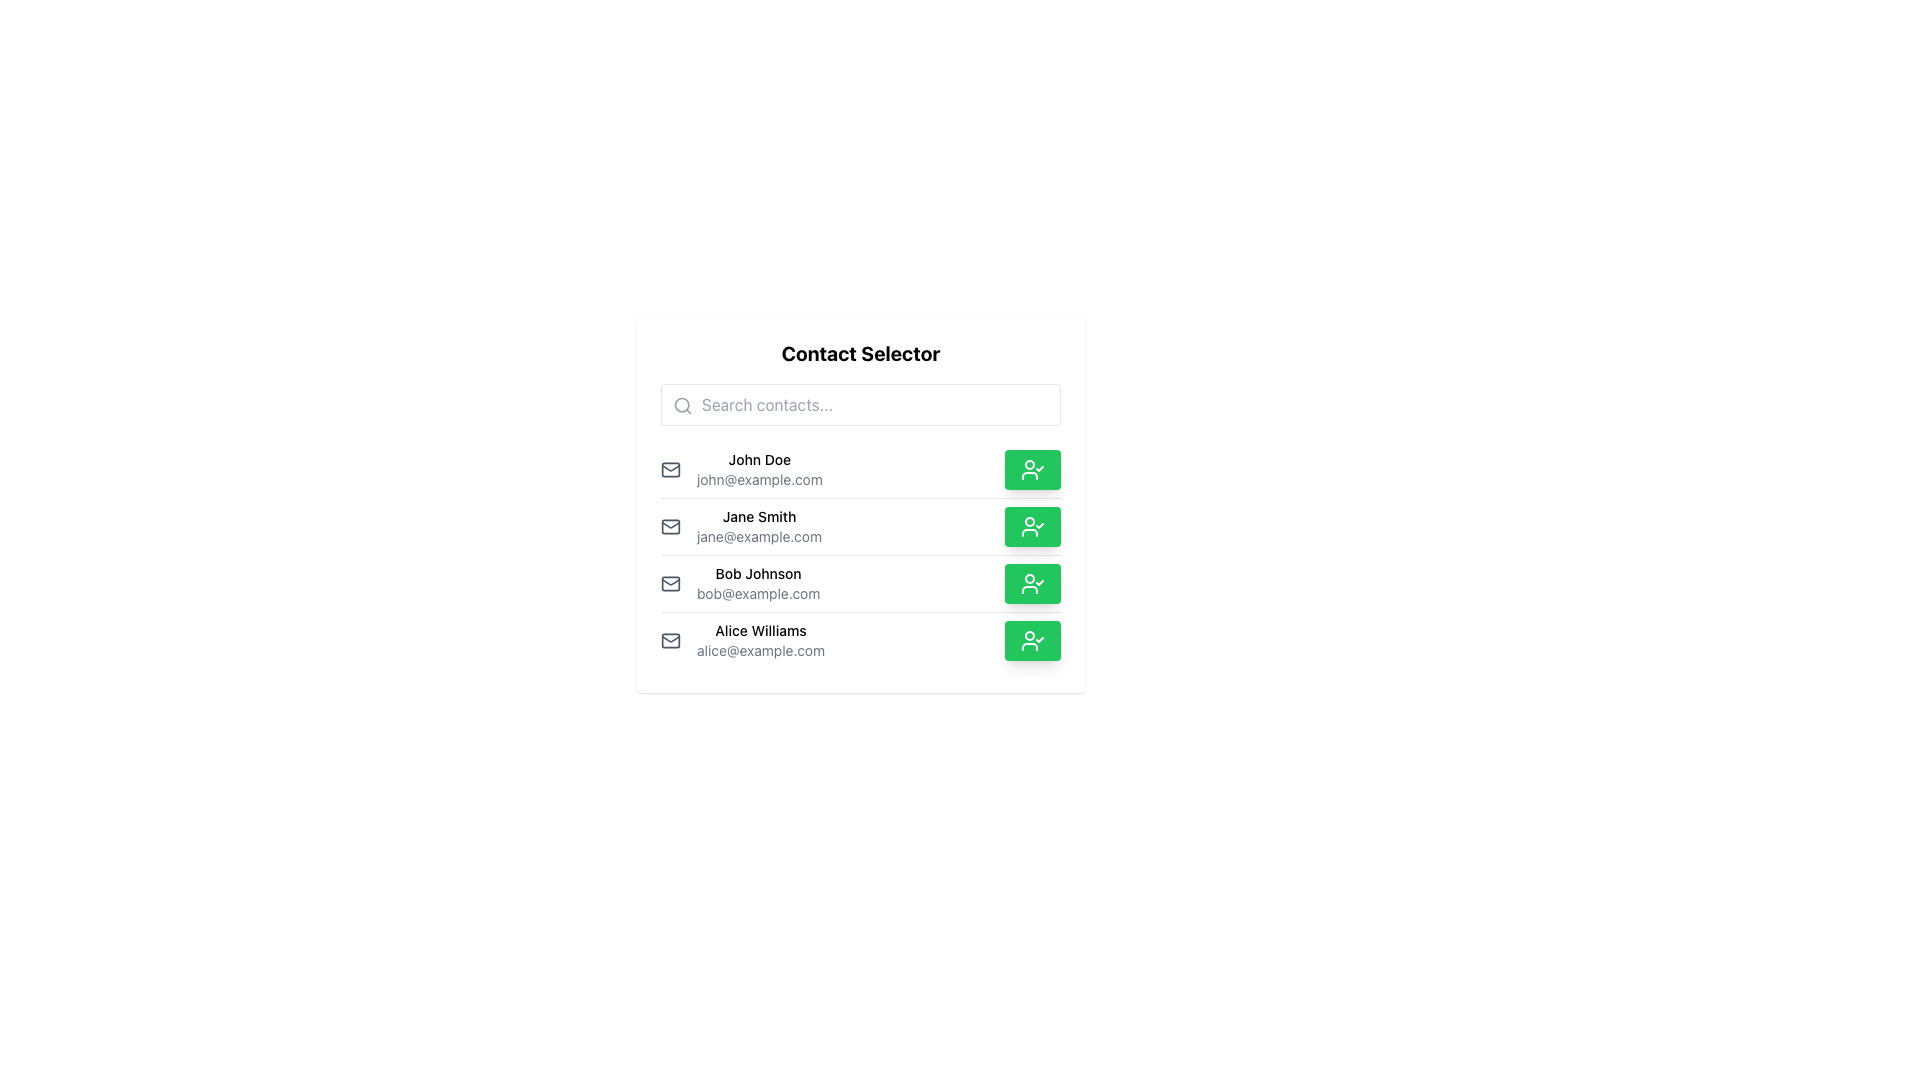 This screenshot has width=1920, height=1080. Describe the element at coordinates (860, 640) in the screenshot. I see `the email address of the contact entry in the fourth position of the contact list` at that location.